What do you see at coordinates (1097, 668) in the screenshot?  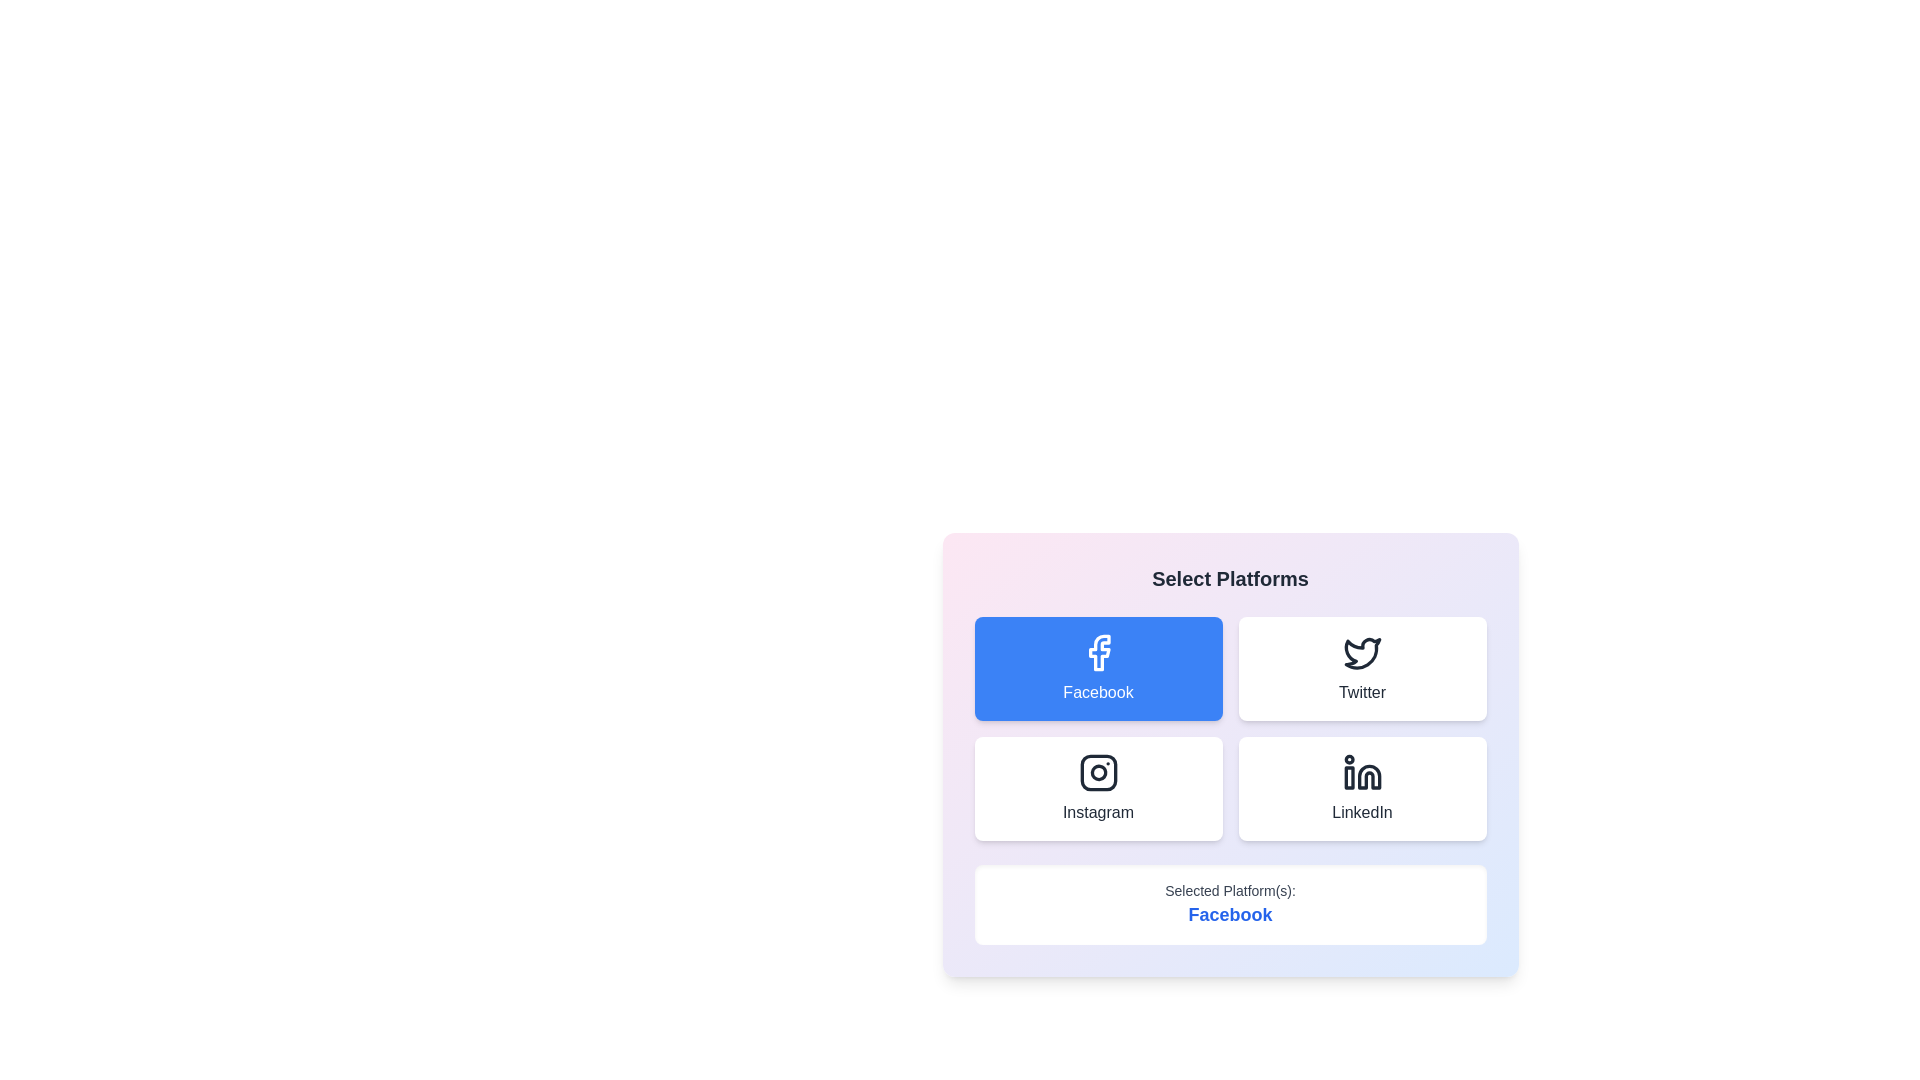 I see `the button corresponding to Facebook` at bounding box center [1097, 668].